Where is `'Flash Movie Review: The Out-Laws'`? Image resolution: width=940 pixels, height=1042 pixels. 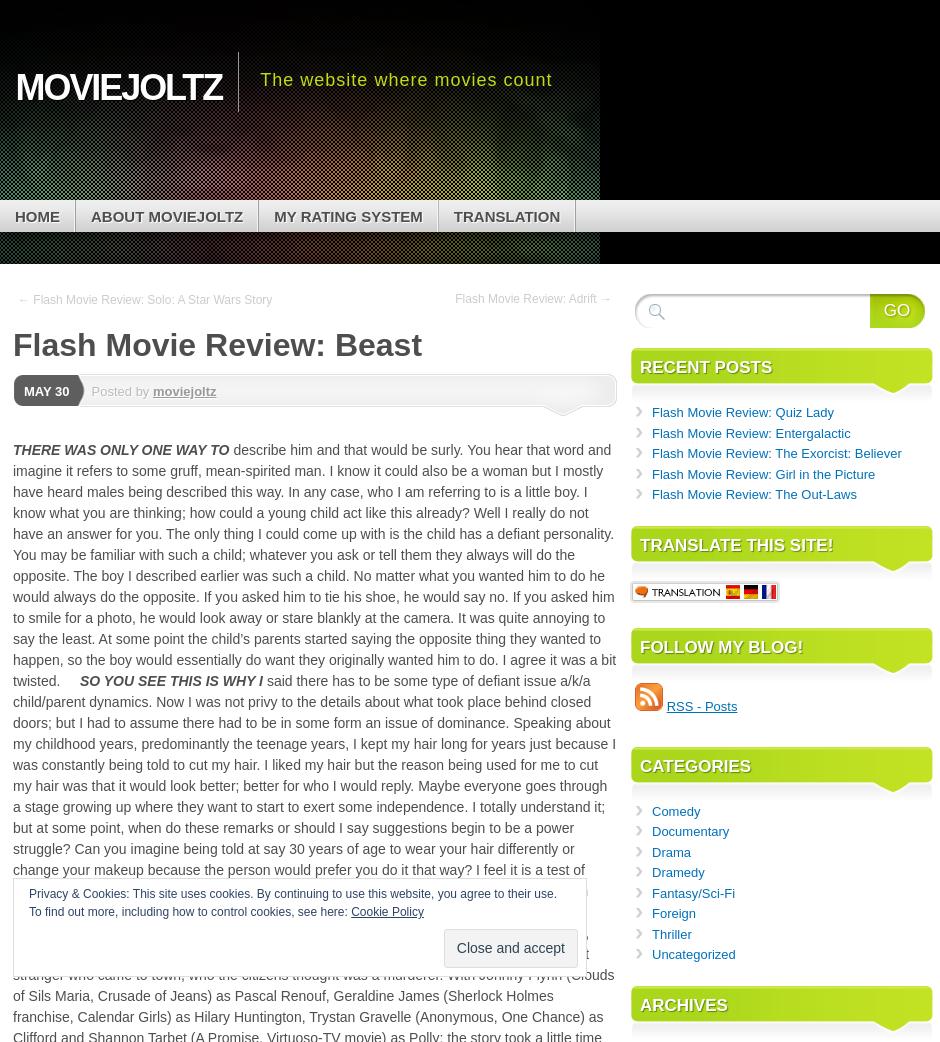 'Flash Movie Review: The Out-Laws' is located at coordinates (752, 494).